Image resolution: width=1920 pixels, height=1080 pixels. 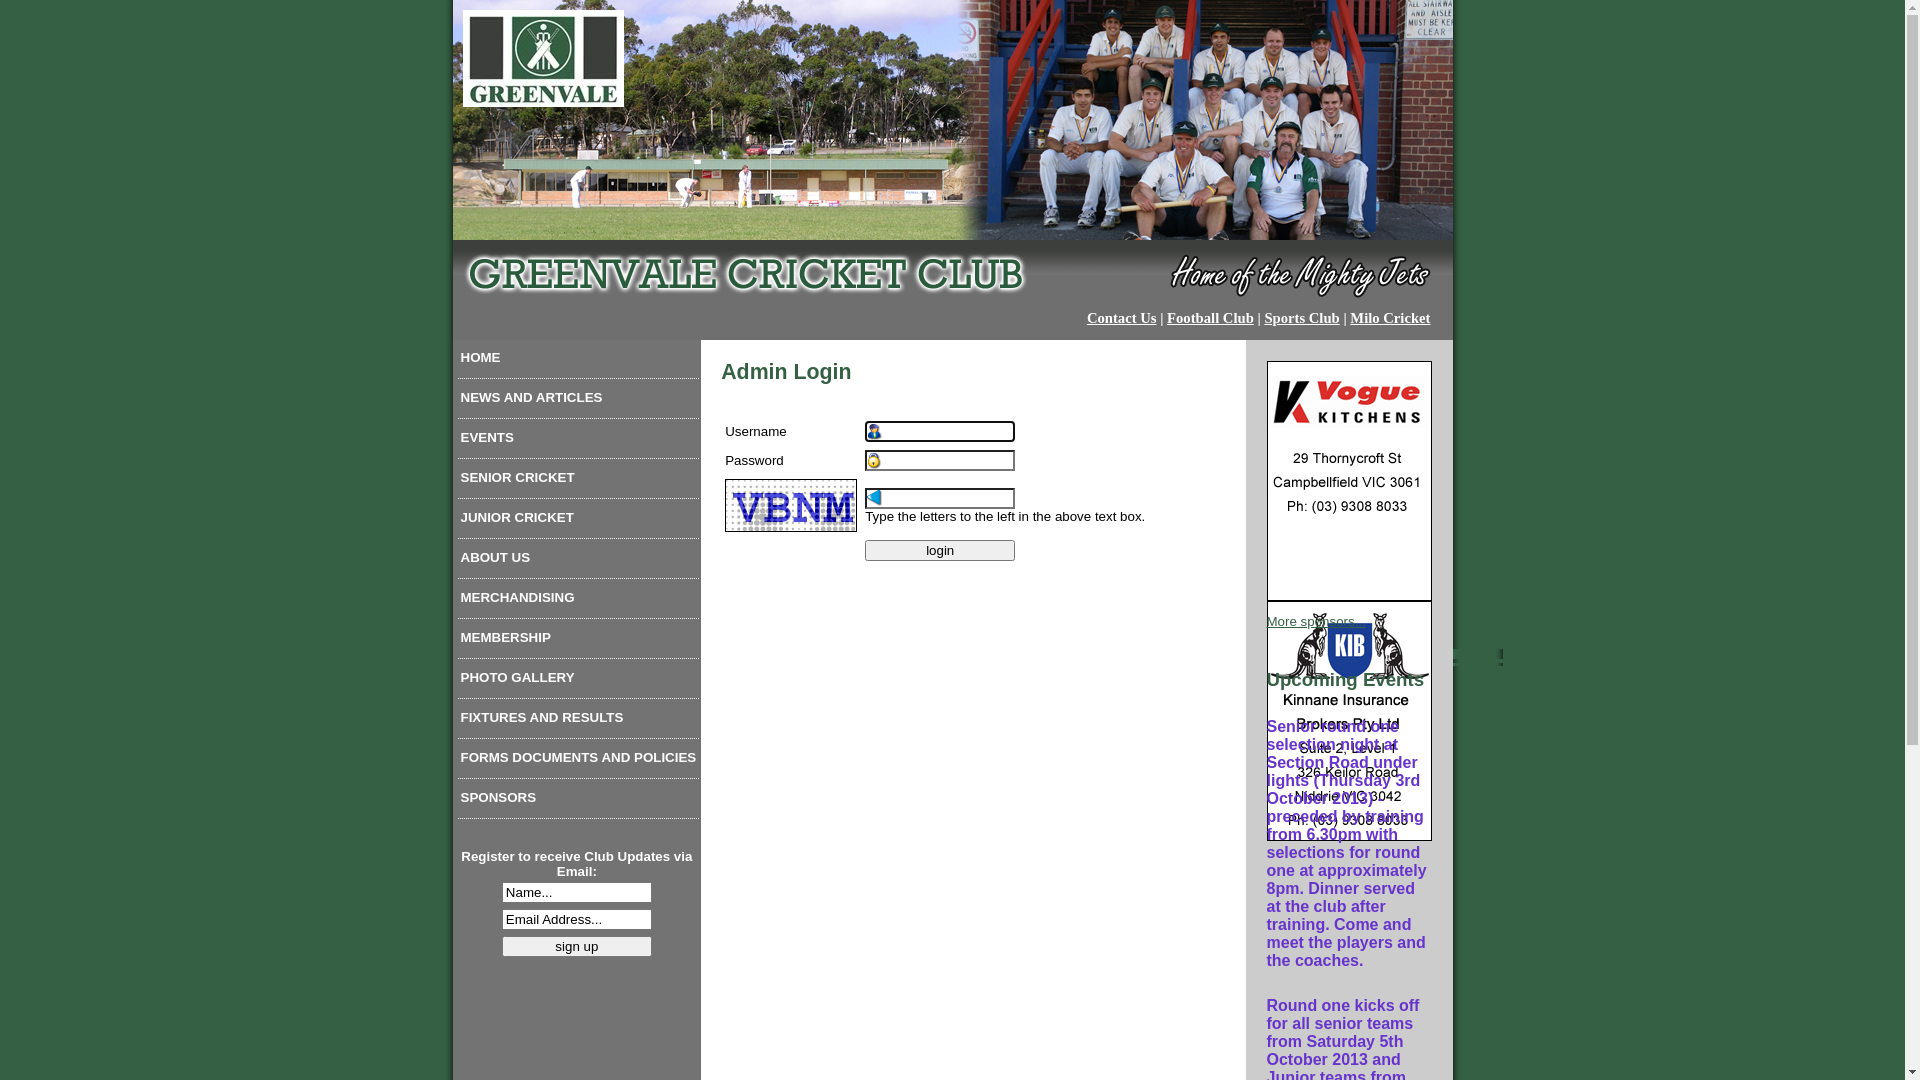 What do you see at coordinates (578, 482) in the screenshot?
I see `'SENIOR CRICKET'` at bounding box center [578, 482].